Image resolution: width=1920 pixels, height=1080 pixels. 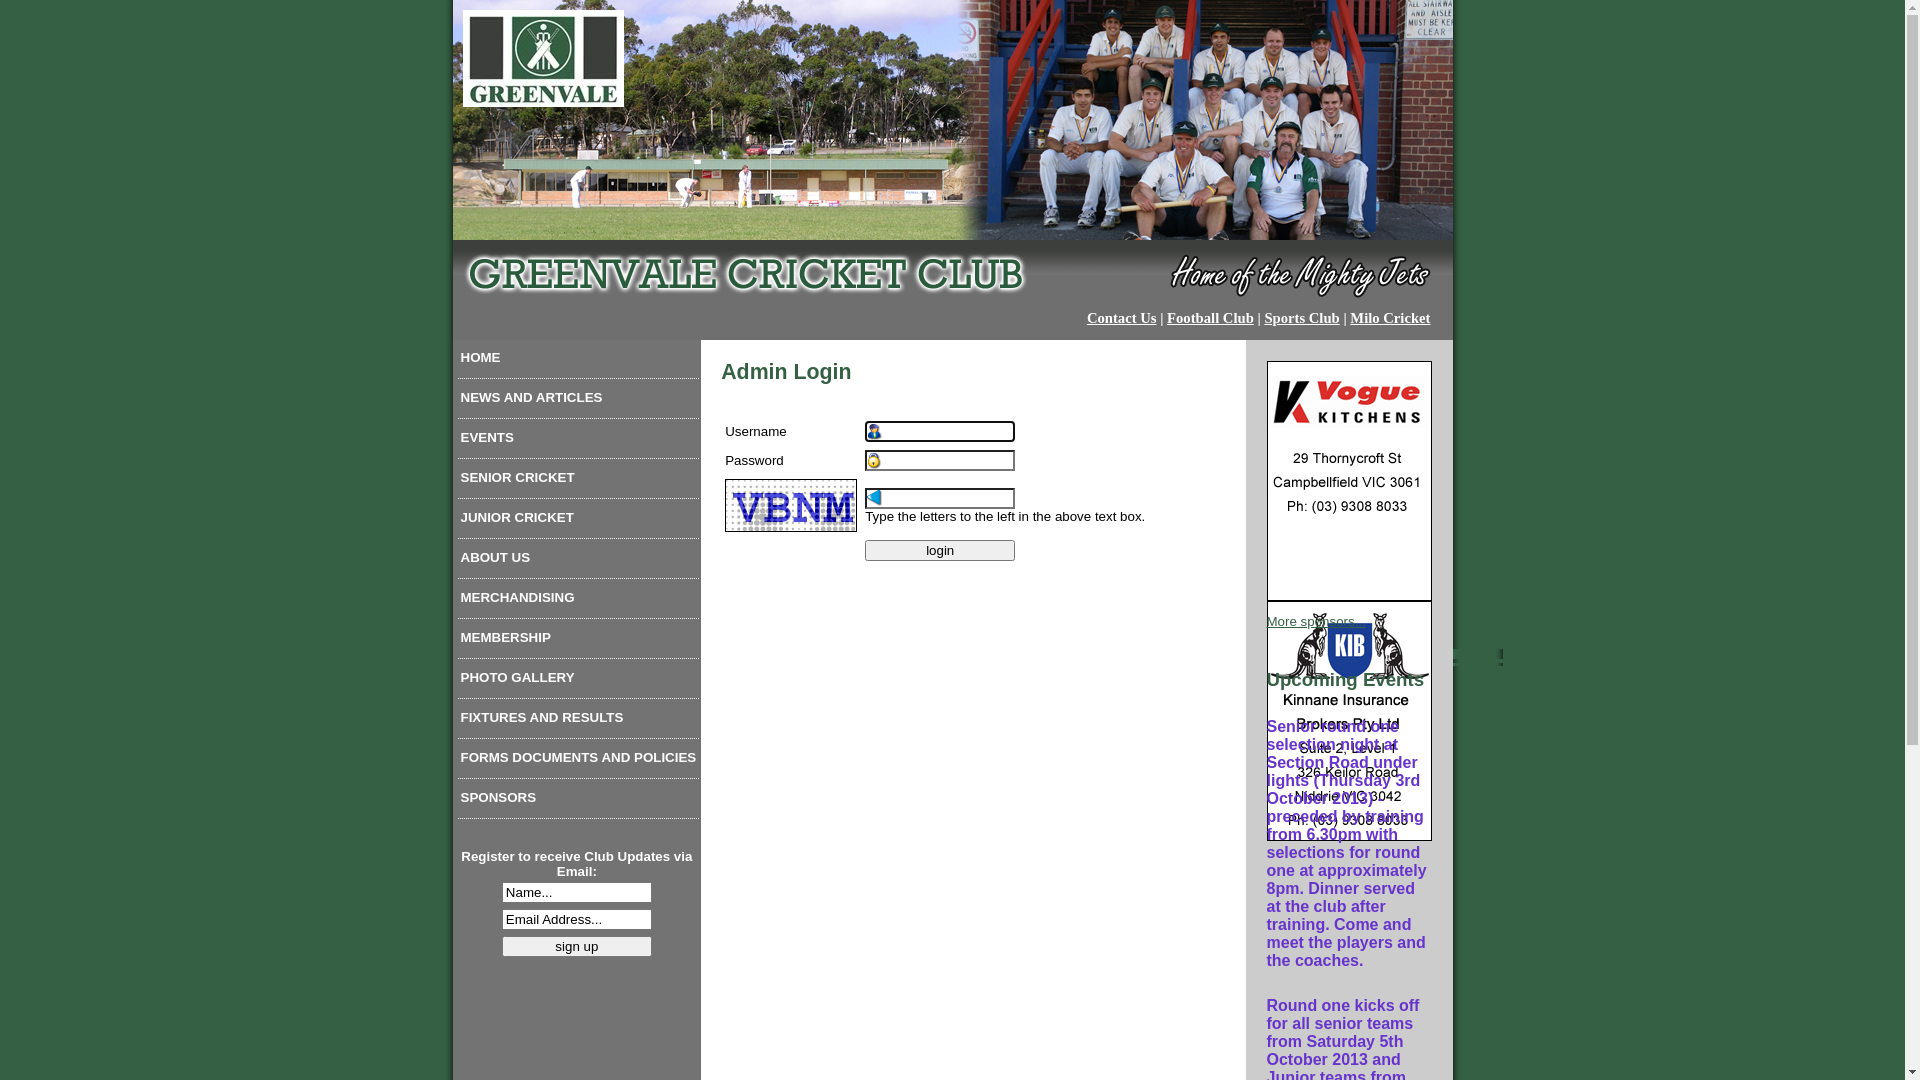 What do you see at coordinates (578, 482) in the screenshot?
I see `'SENIOR CRICKET'` at bounding box center [578, 482].